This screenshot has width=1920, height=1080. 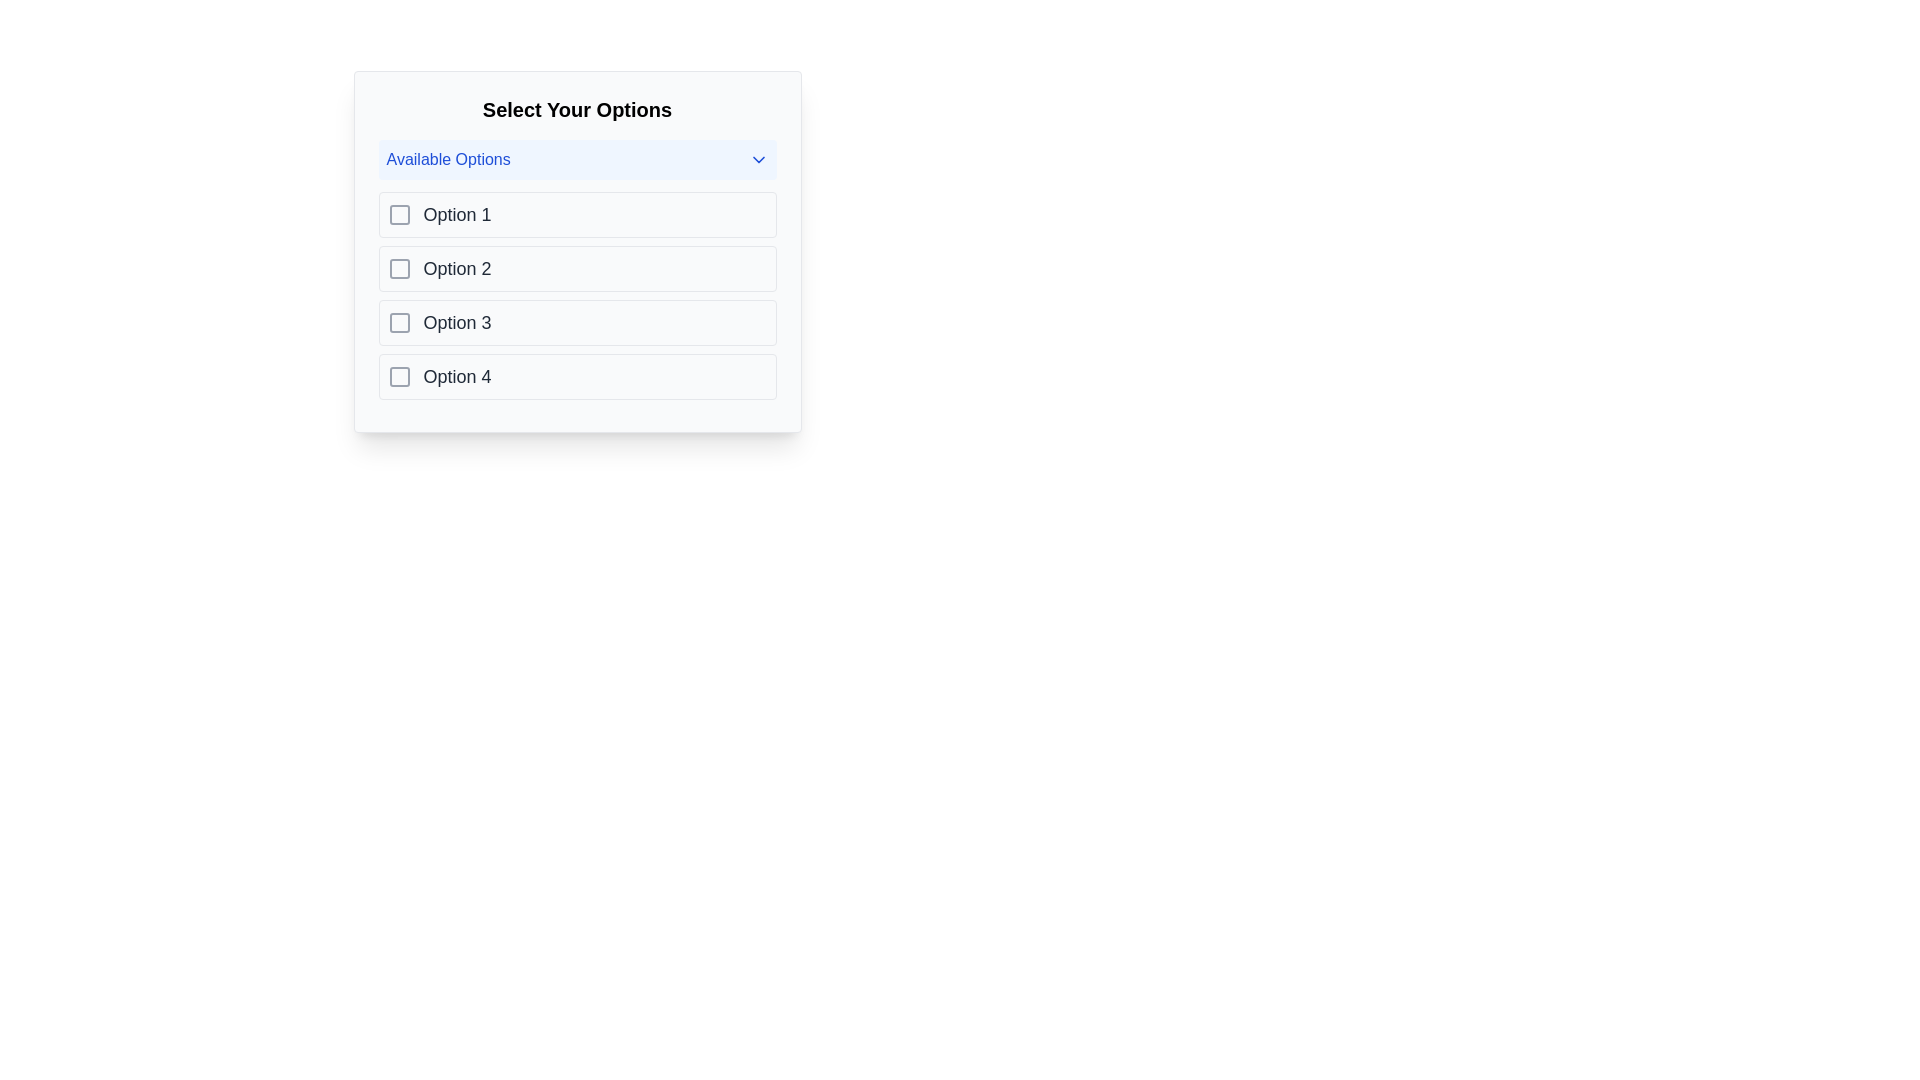 I want to click on text of the label indicating the name or identifier for the second selectable option in the list, which is positioned below 'Option 1' and above 'Option 3', and to the right of an icon, so click(x=456, y=268).